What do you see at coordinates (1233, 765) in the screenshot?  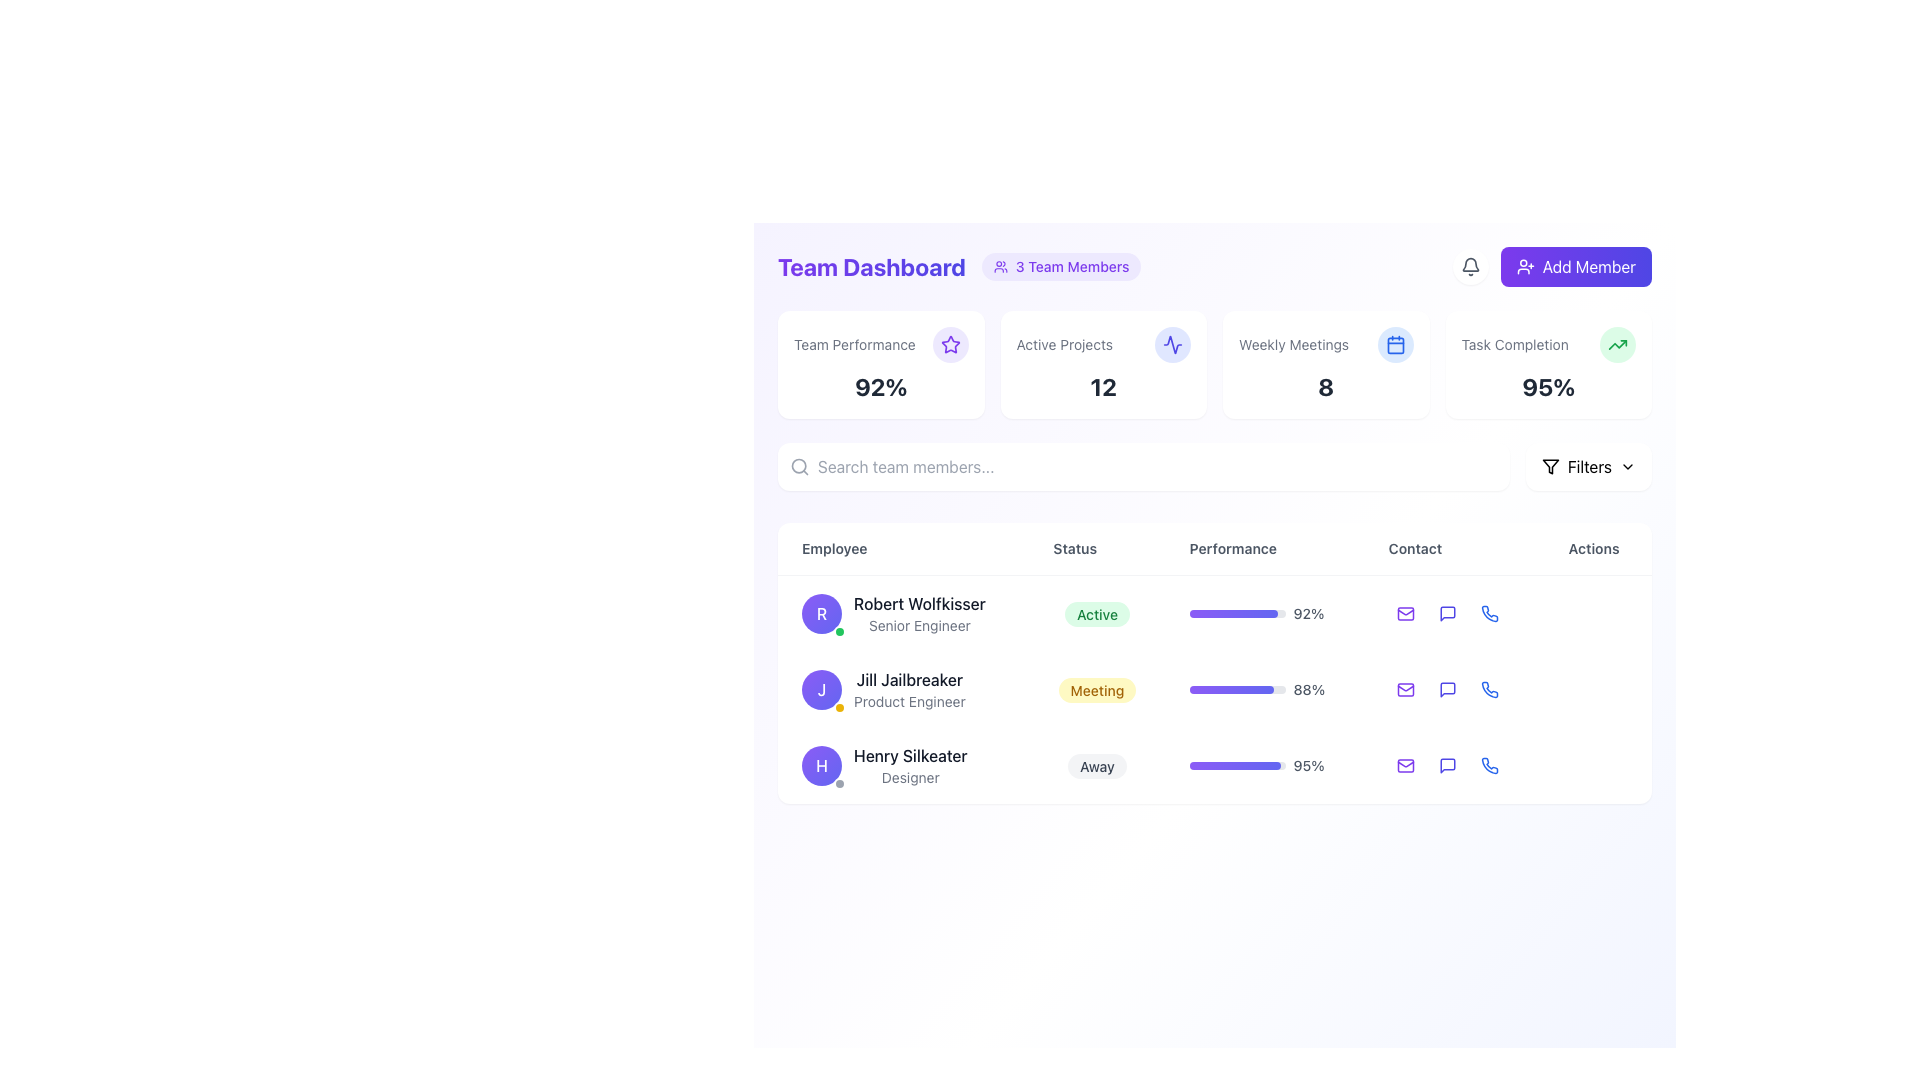 I see `the horizontal progress bar styled with a gradient from violet to indigo, located in the 'Performance' column for the third row corresponding to 'Henry Silkeater.'` at bounding box center [1233, 765].